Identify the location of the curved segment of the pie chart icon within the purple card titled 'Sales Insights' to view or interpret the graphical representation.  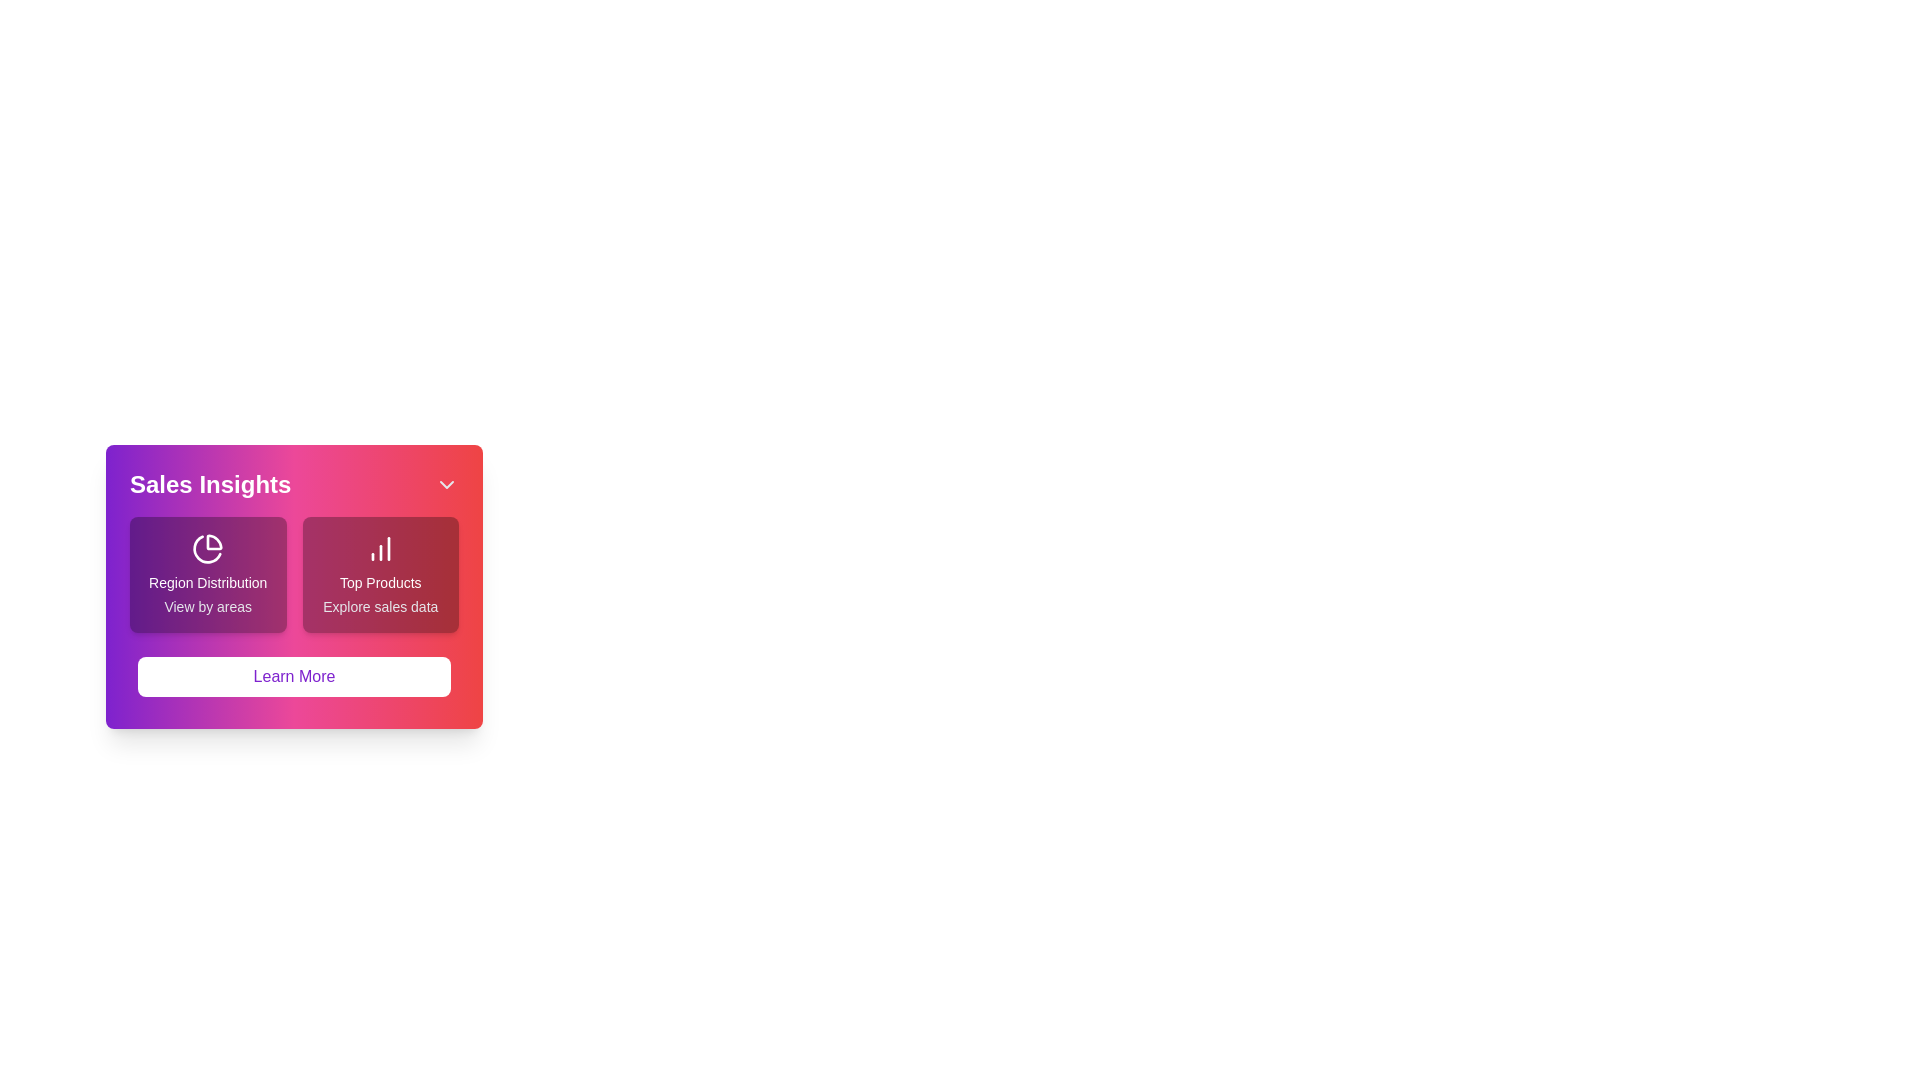
(214, 542).